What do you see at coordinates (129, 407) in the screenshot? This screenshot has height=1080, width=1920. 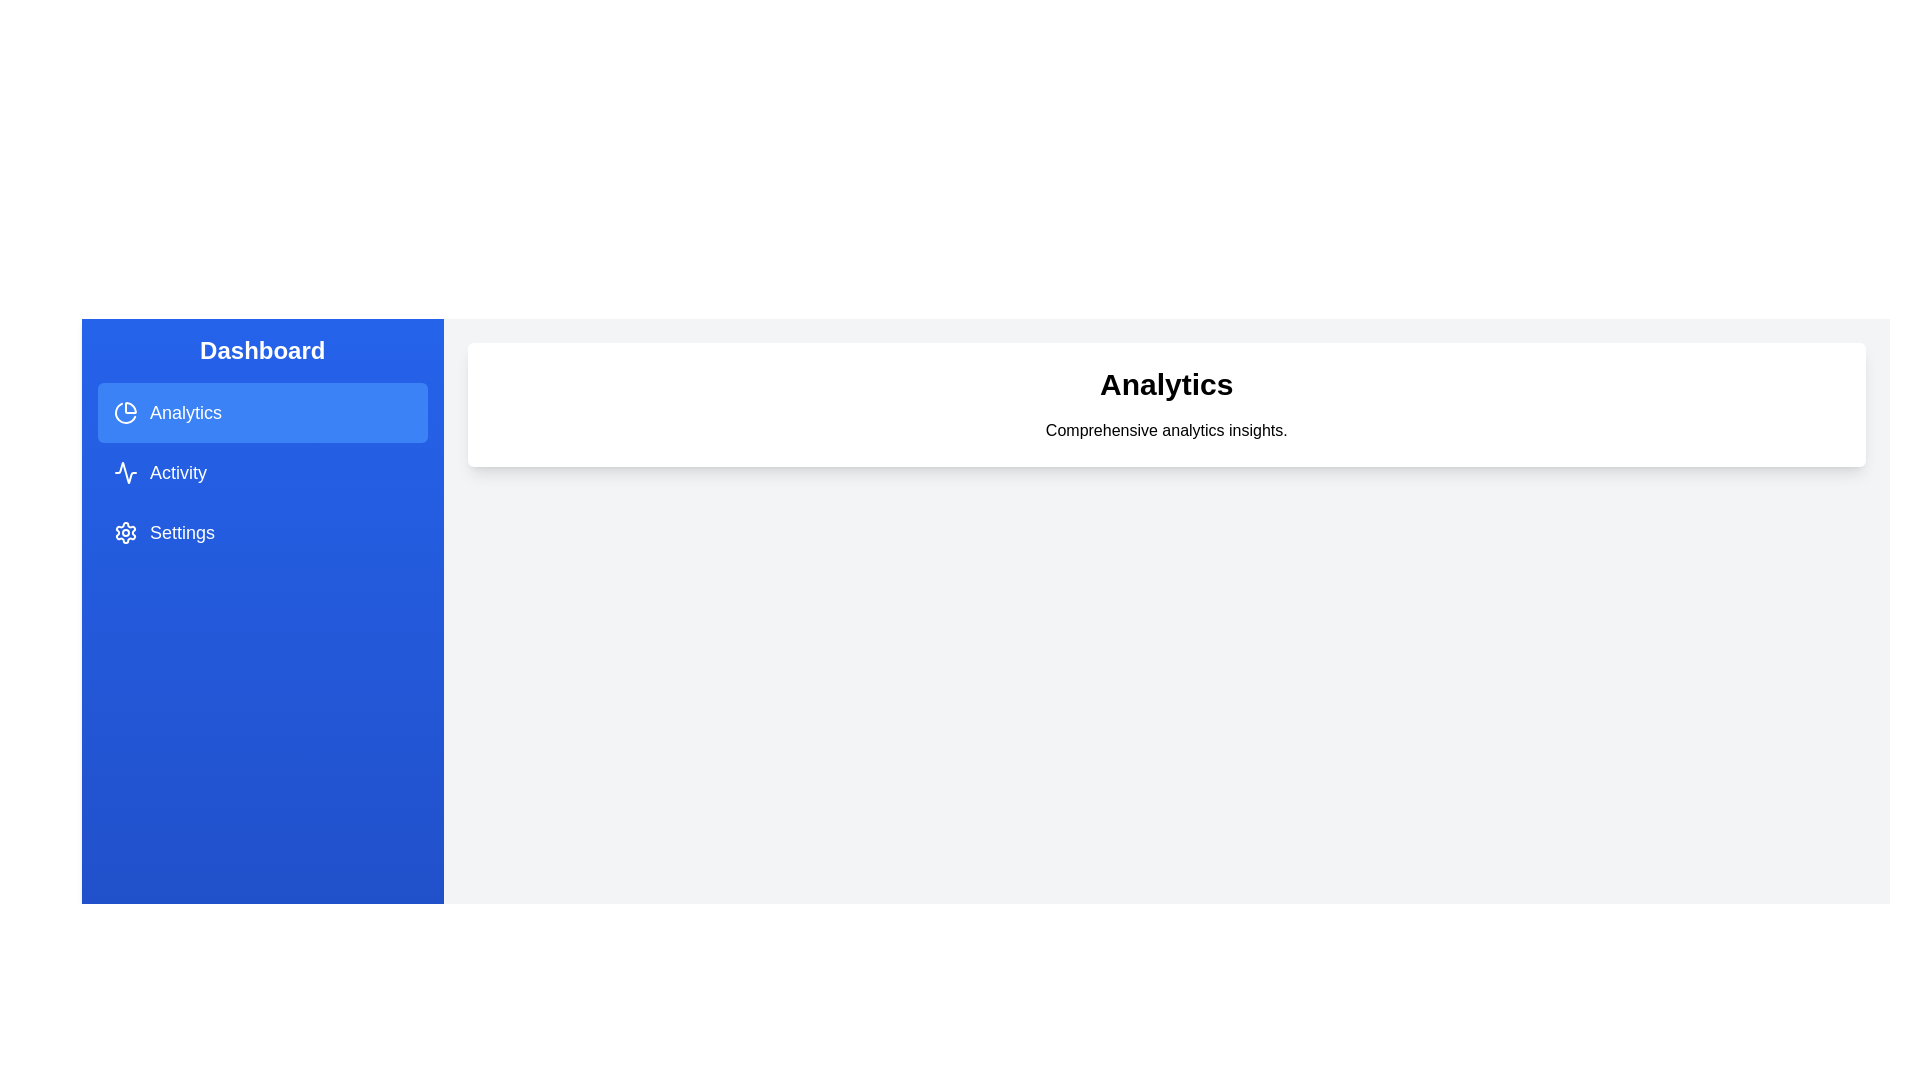 I see `the upper-right arc component of the pie-chart-like icon in the sidebar menu, located next to the 'Analytics' text` at bounding box center [129, 407].